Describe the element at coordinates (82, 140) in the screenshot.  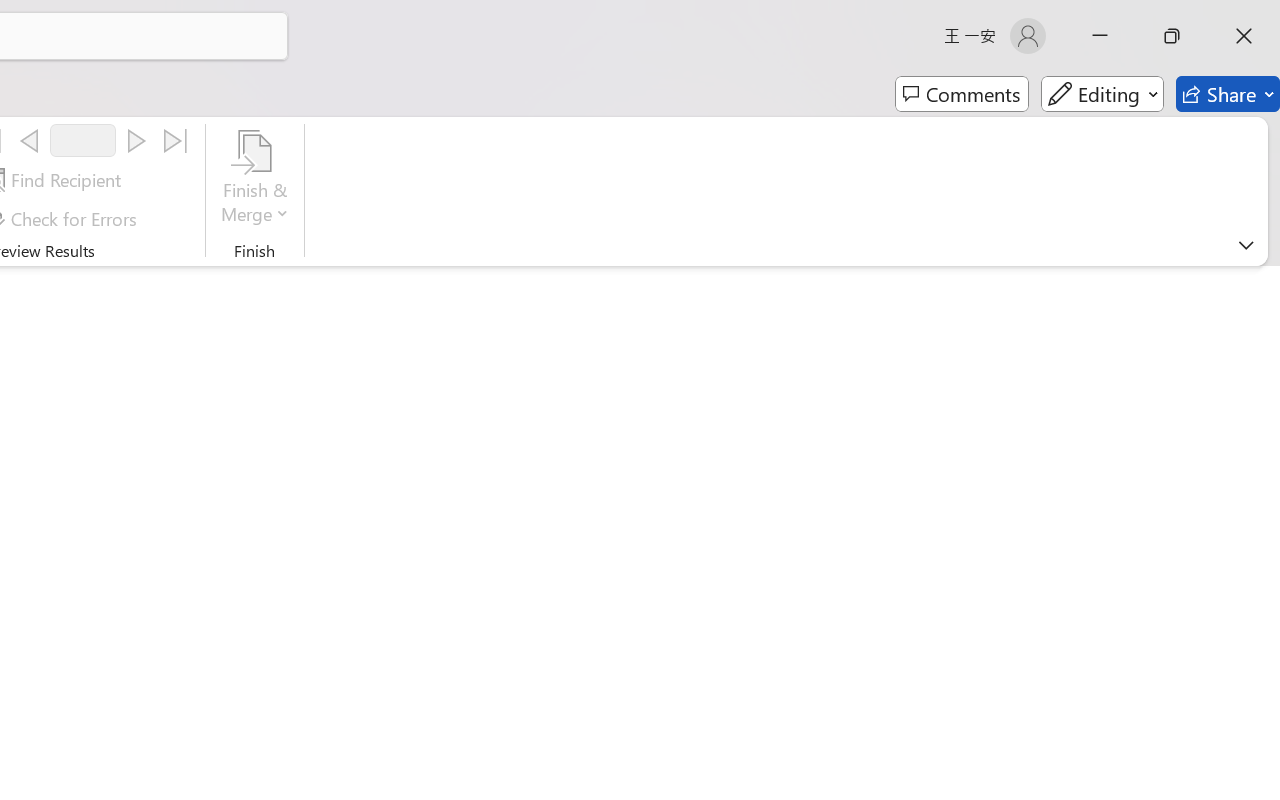
I see `'Record'` at that location.